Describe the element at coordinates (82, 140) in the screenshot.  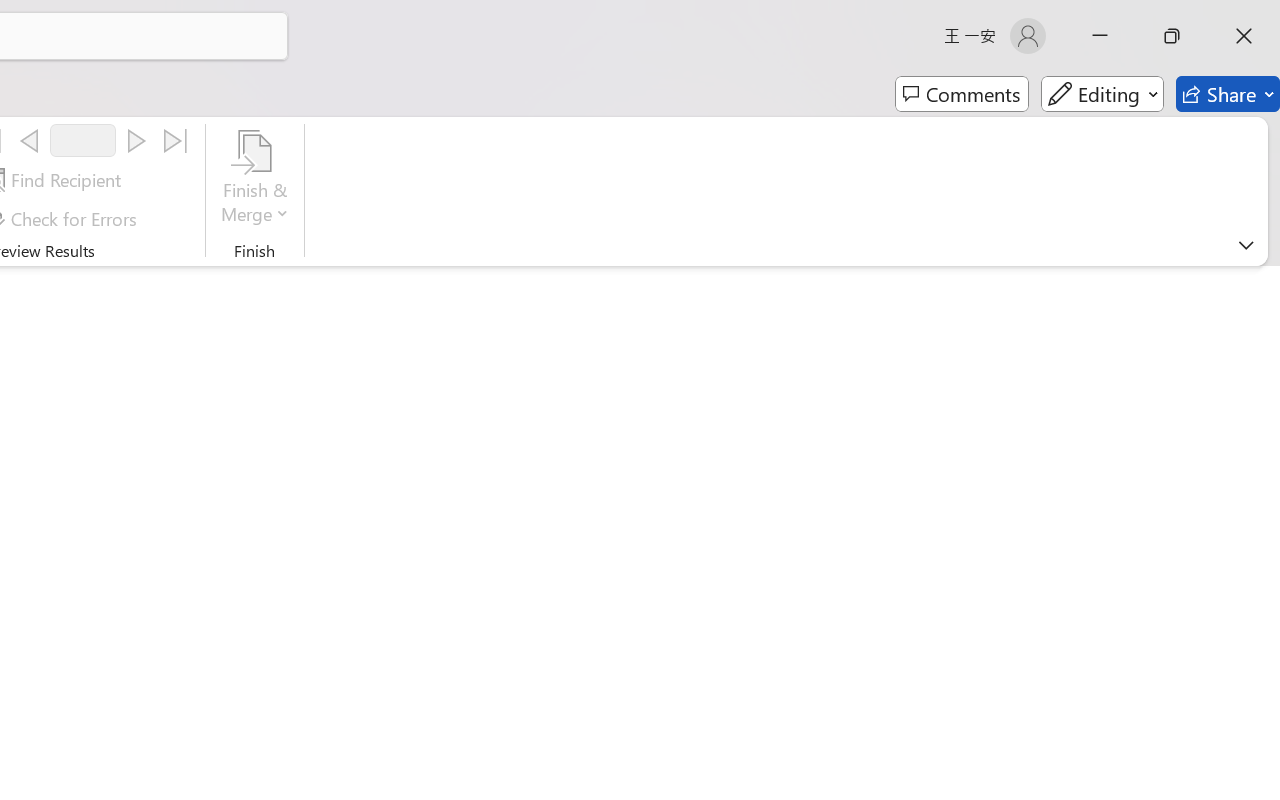
I see `'Record'` at that location.